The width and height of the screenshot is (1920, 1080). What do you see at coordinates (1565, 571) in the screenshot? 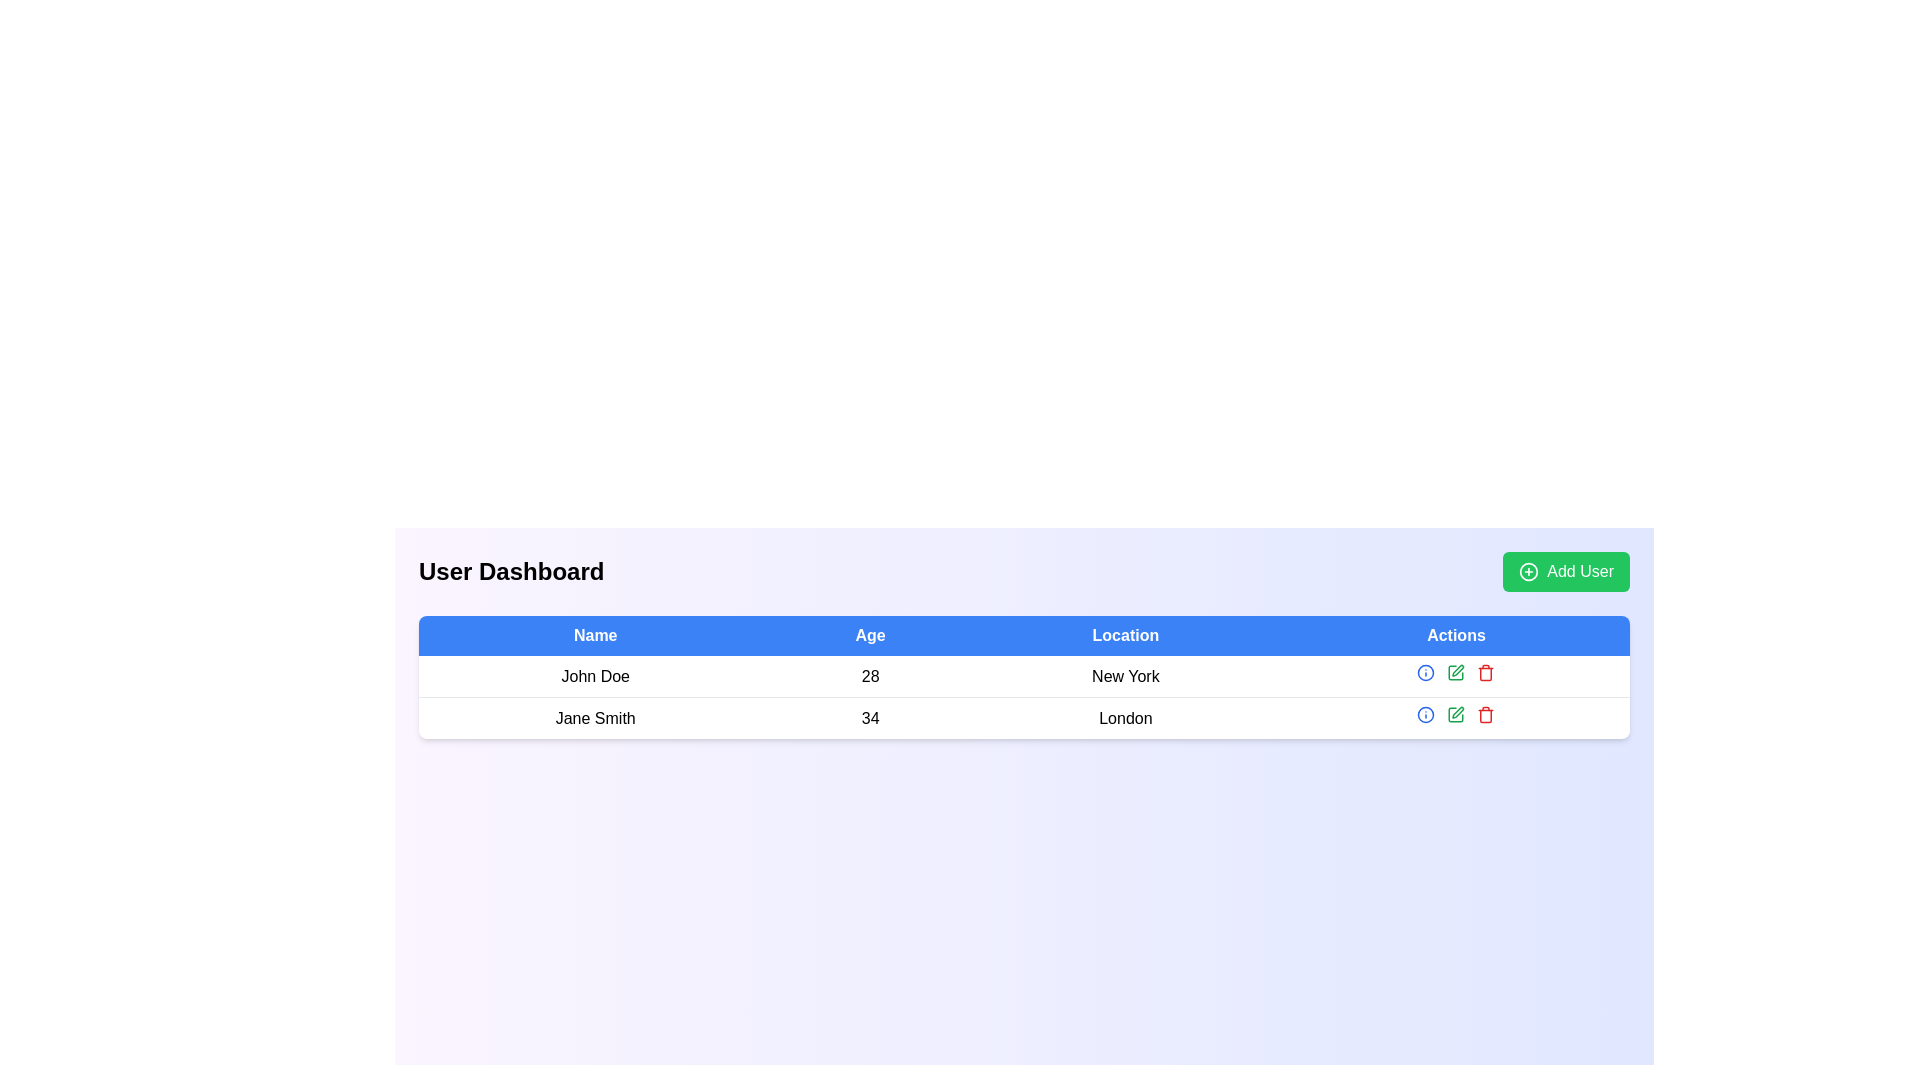
I see `the 'Add User' button located at the top-right corner of the section next to 'User Dashboard' to initiate the user addition process` at bounding box center [1565, 571].